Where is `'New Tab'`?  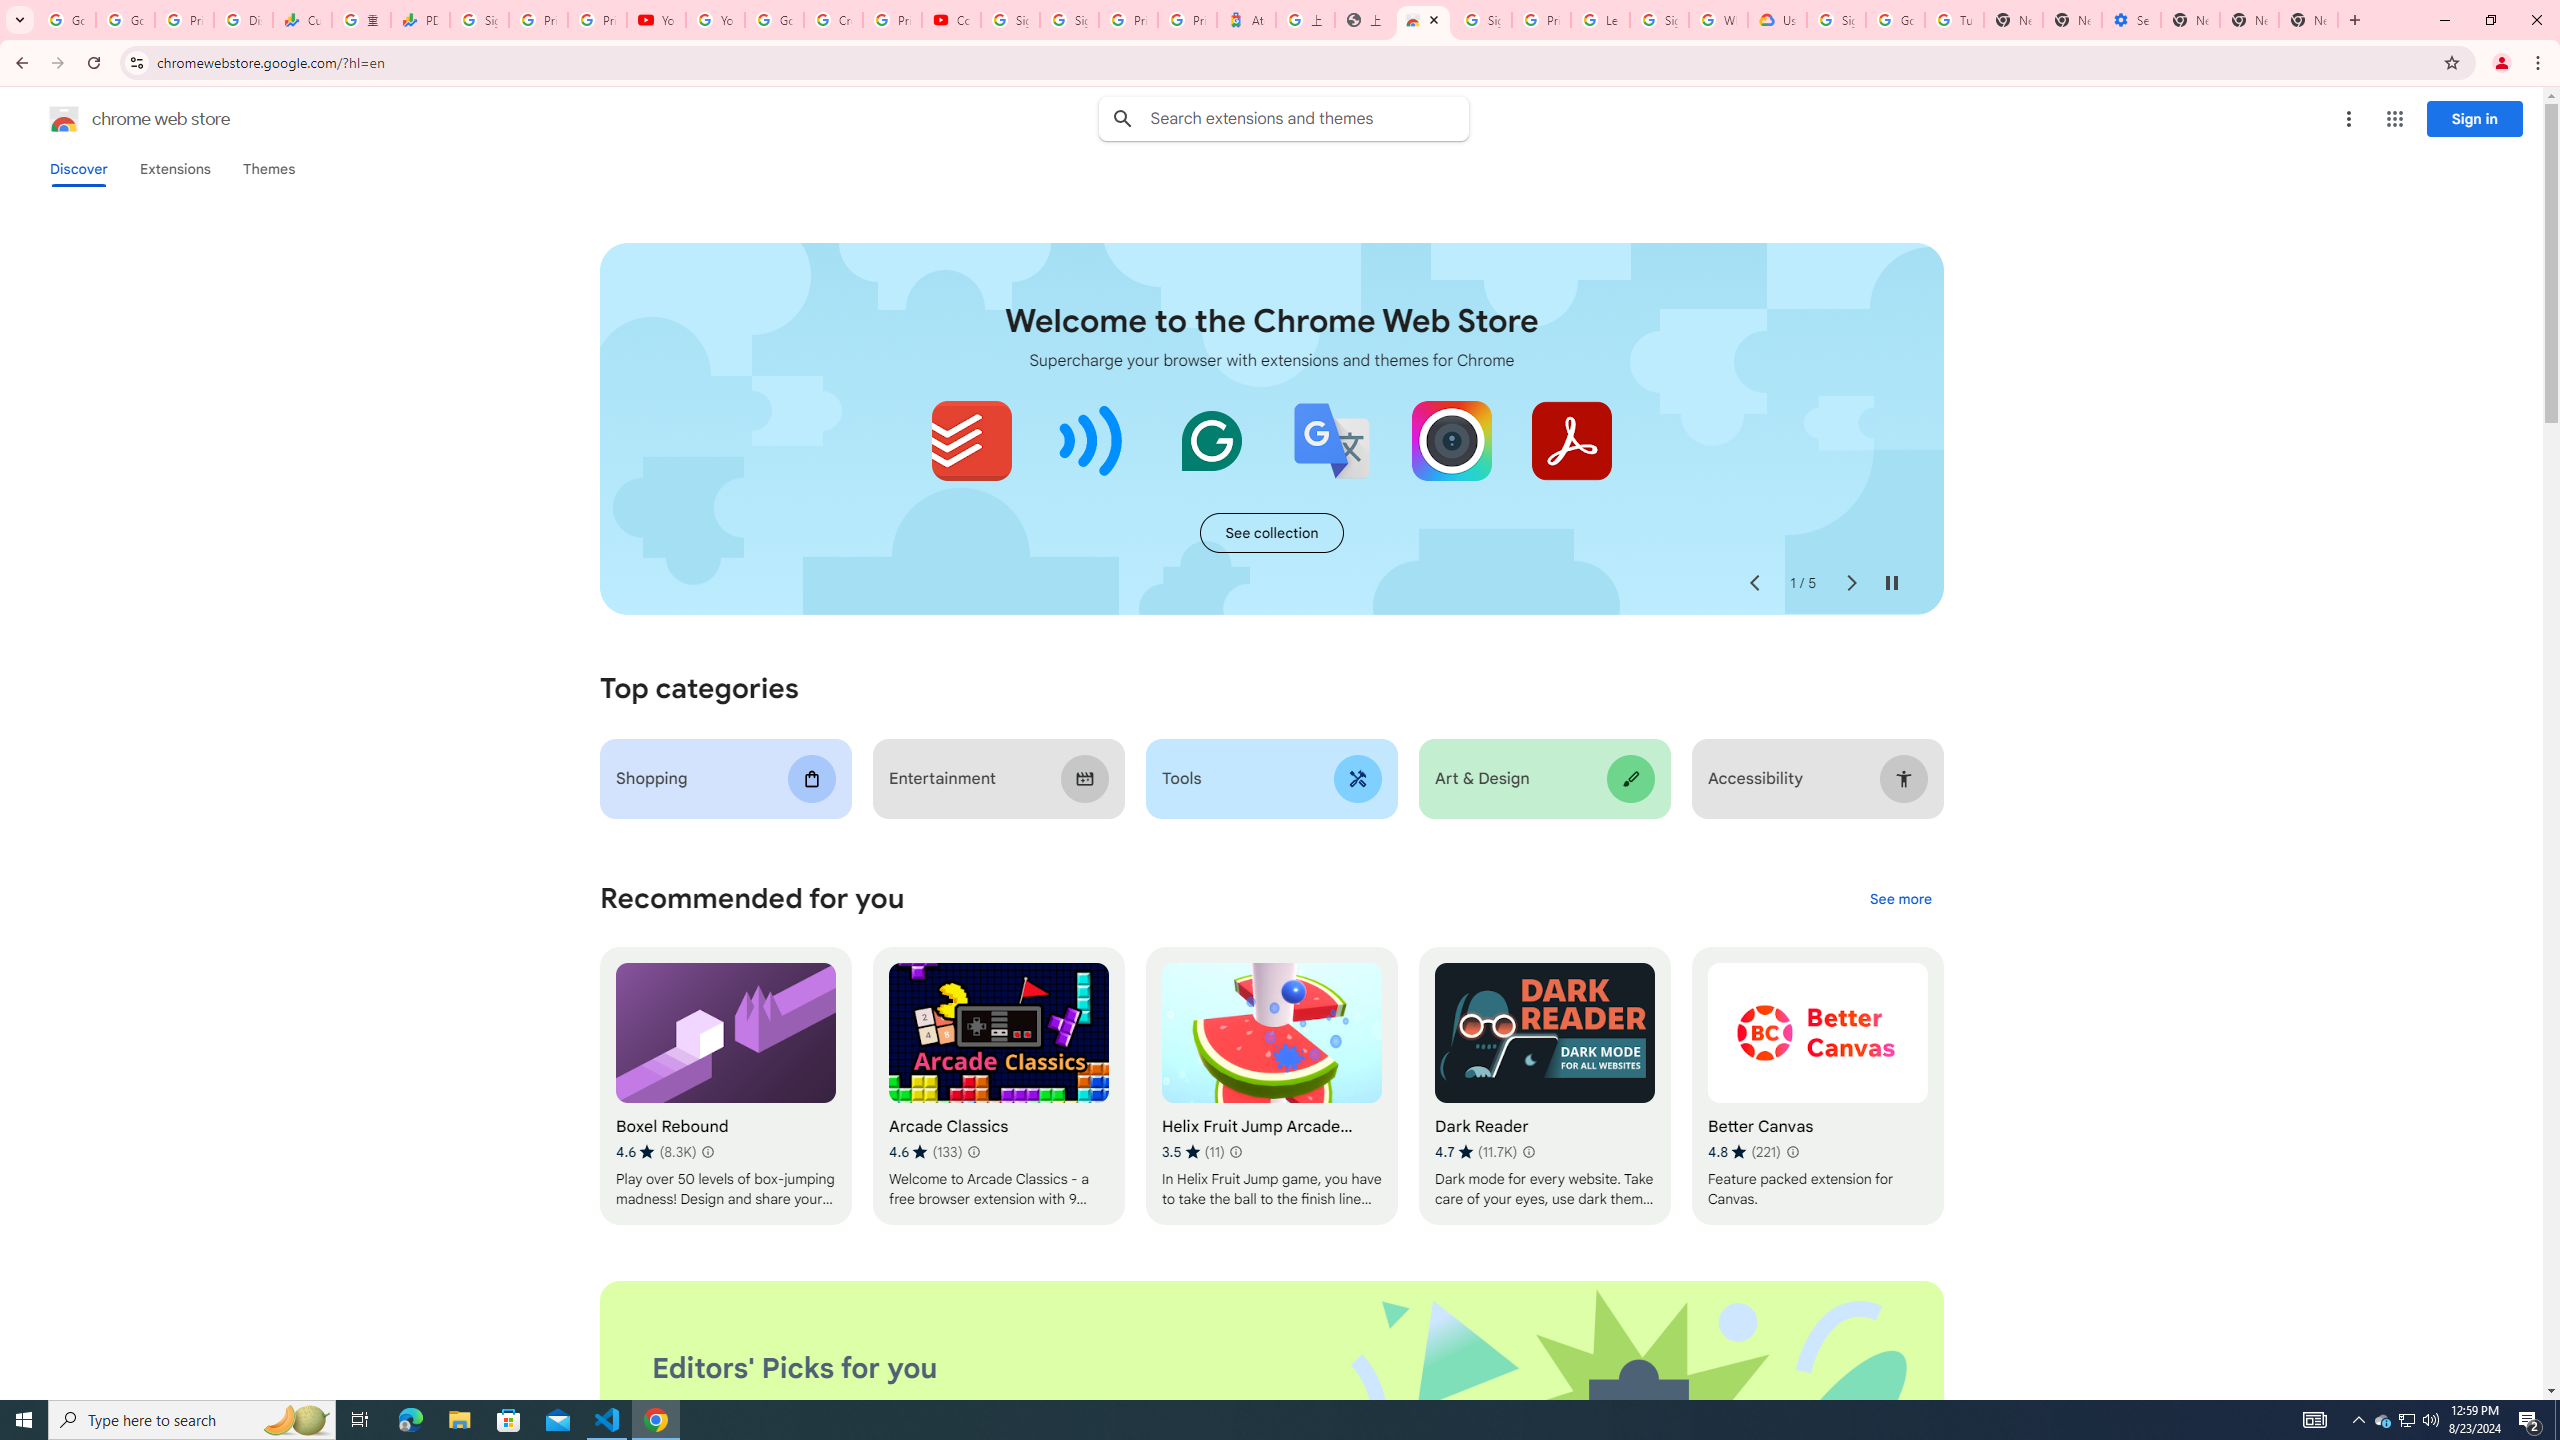
'New Tab' is located at coordinates (2308, 19).